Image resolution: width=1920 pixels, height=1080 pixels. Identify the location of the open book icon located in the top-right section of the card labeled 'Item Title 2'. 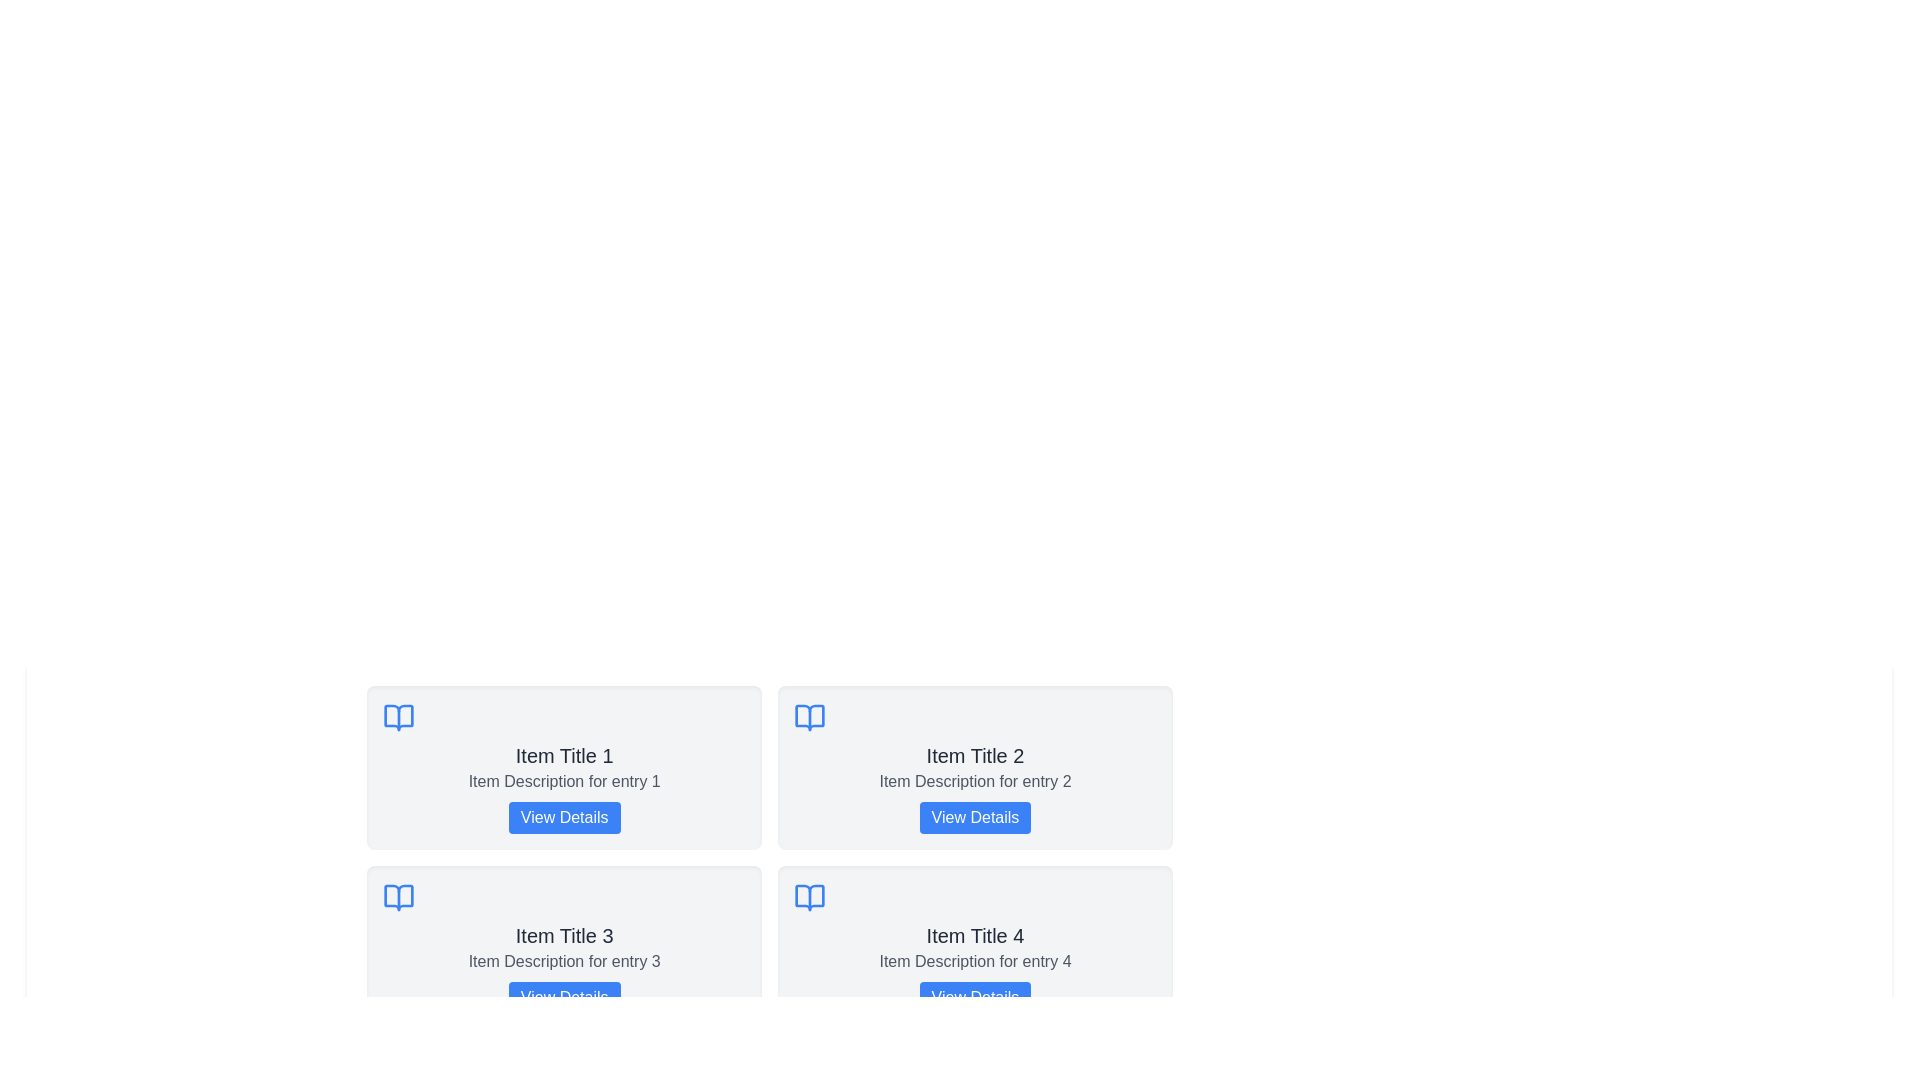
(810, 716).